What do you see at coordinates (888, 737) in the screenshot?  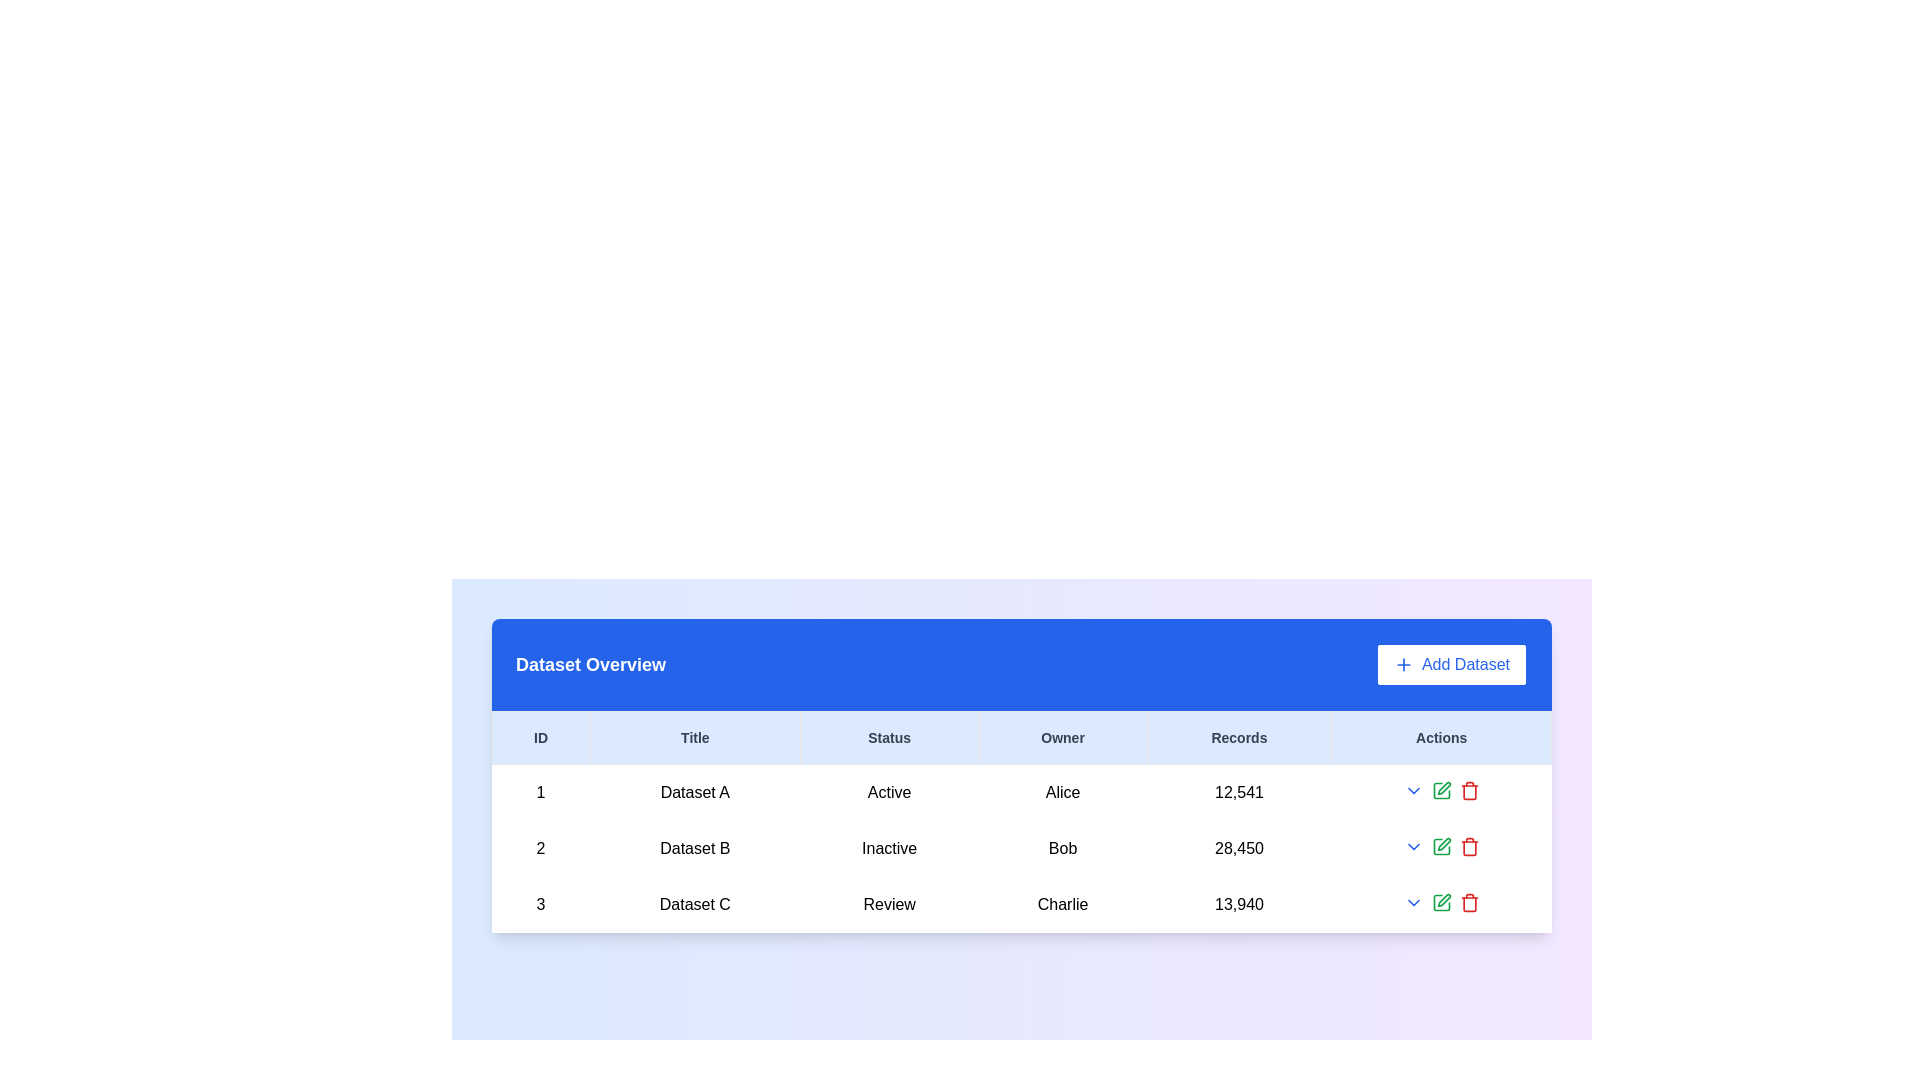 I see `the 'Status' column header in the table, which is the third column header located in the top row of the table` at bounding box center [888, 737].